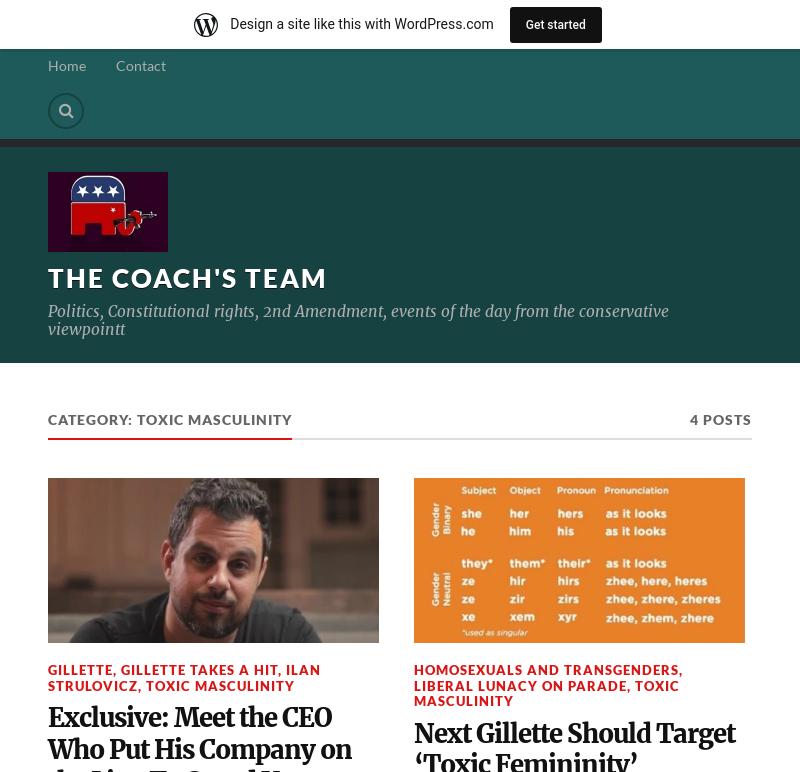 The width and height of the screenshot is (800, 772). Describe the element at coordinates (65, 65) in the screenshot. I see `'Home'` at that location.